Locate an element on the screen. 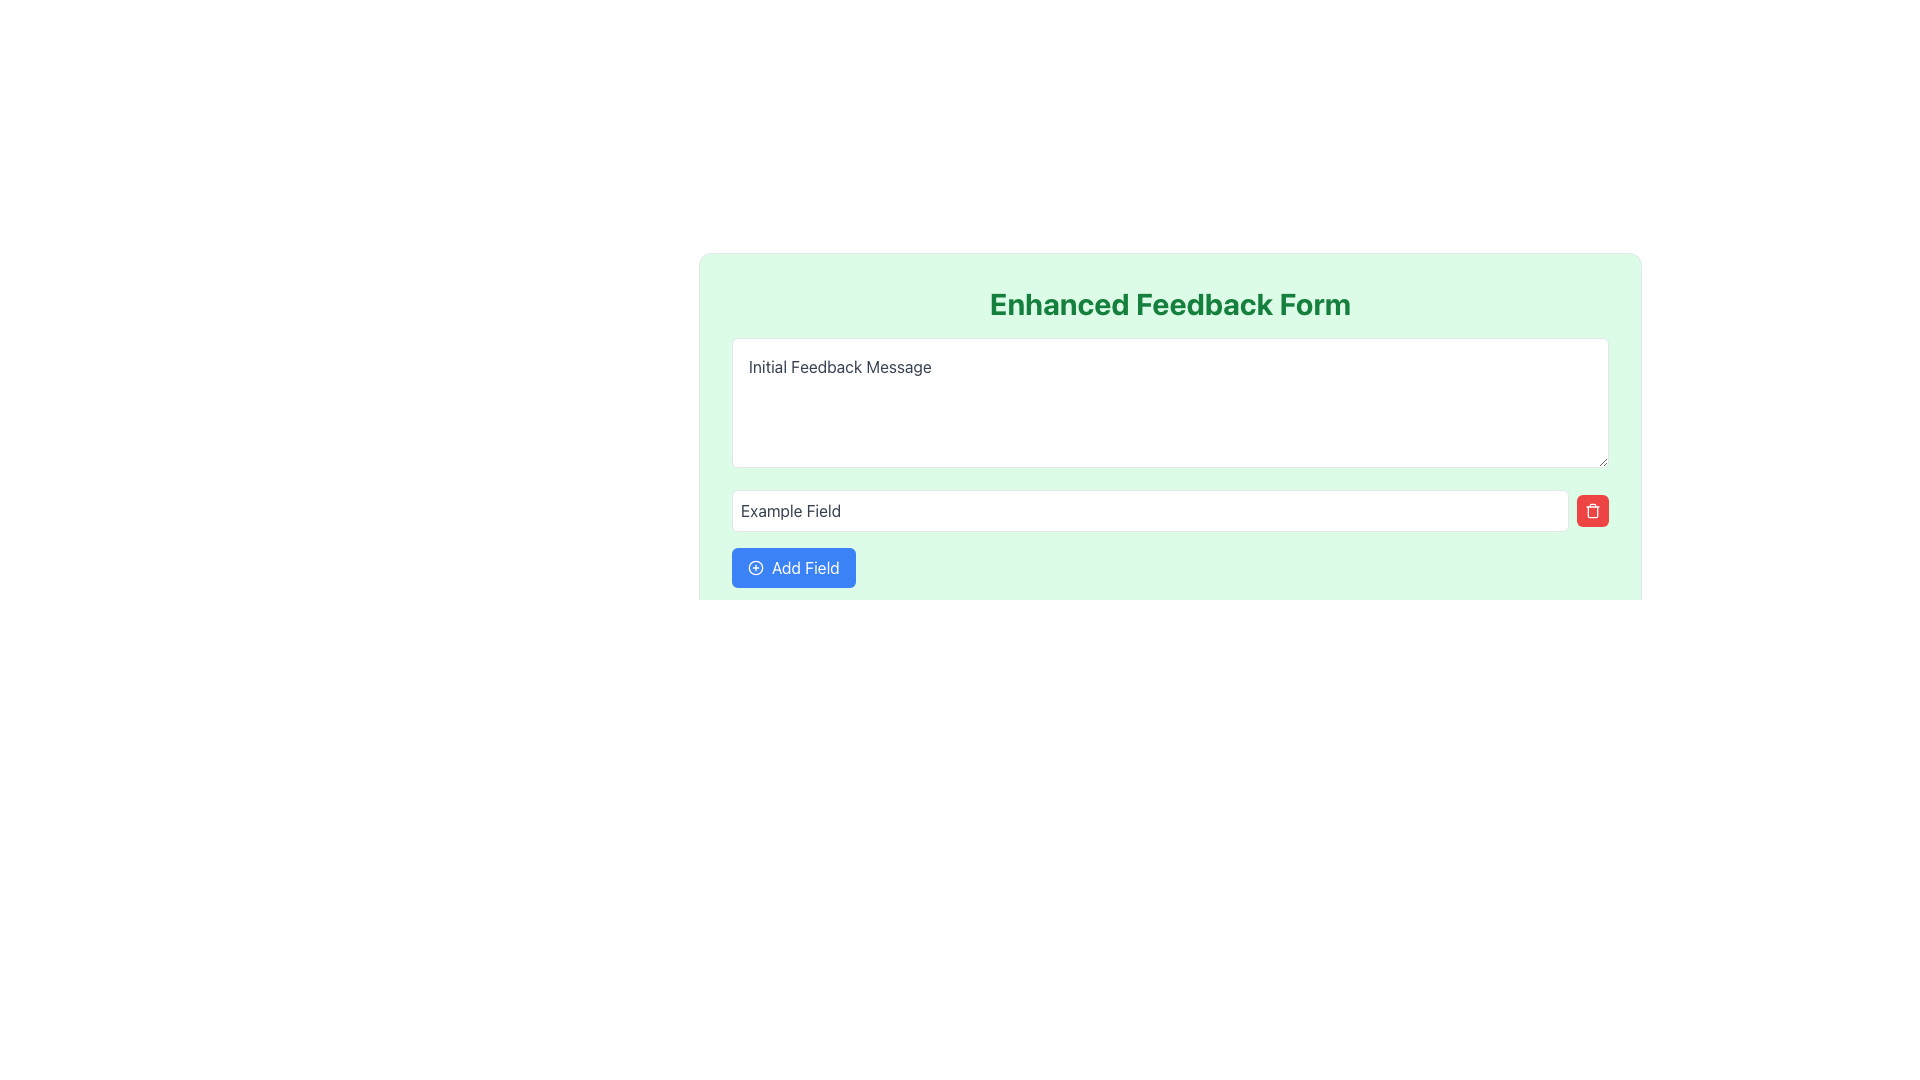 The width and height of the screenshot is (1920, 1080). the delete button located immediately to the right of the 'Example Field' text input to initiate deletion is located at coordinates (1592, 509).